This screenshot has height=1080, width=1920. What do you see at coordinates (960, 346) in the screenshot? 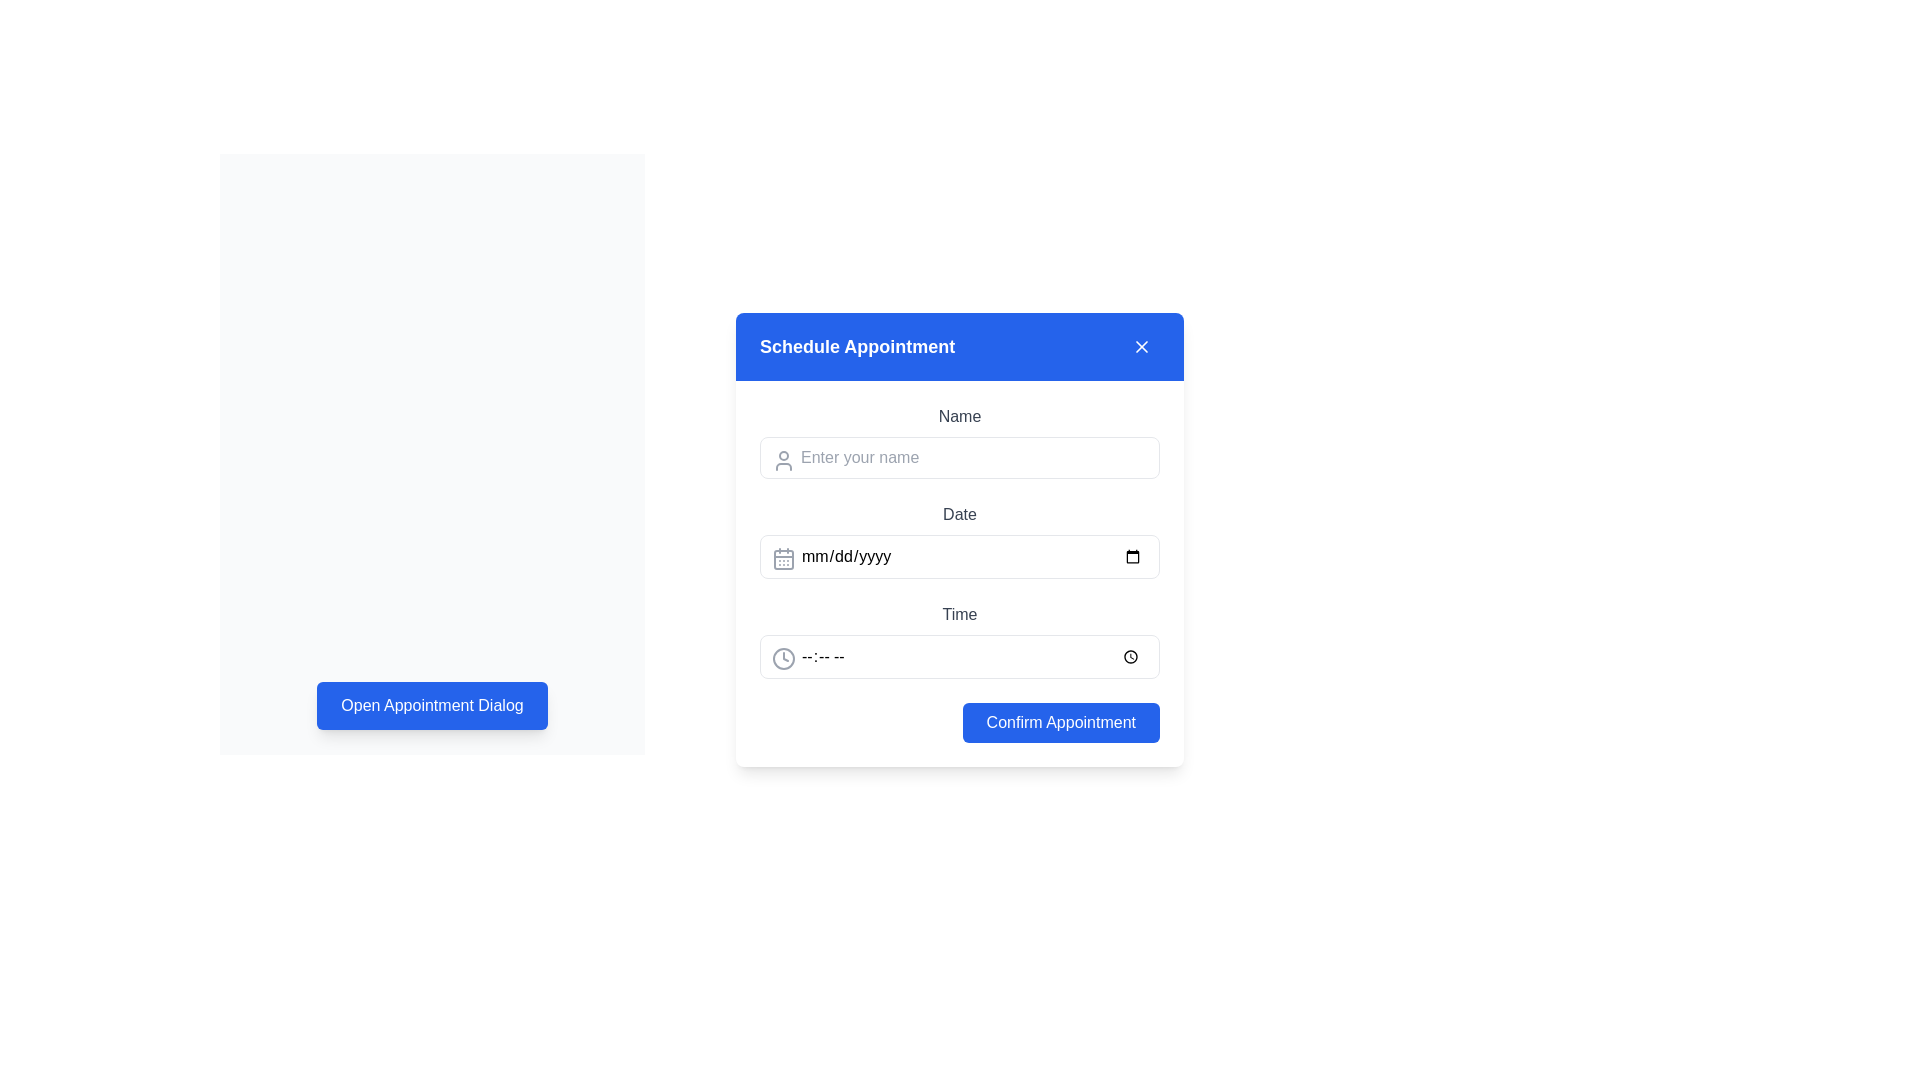
I see `the modal by the header section labeled 'Schedule Appointment'` at bounding box center [960, 346].